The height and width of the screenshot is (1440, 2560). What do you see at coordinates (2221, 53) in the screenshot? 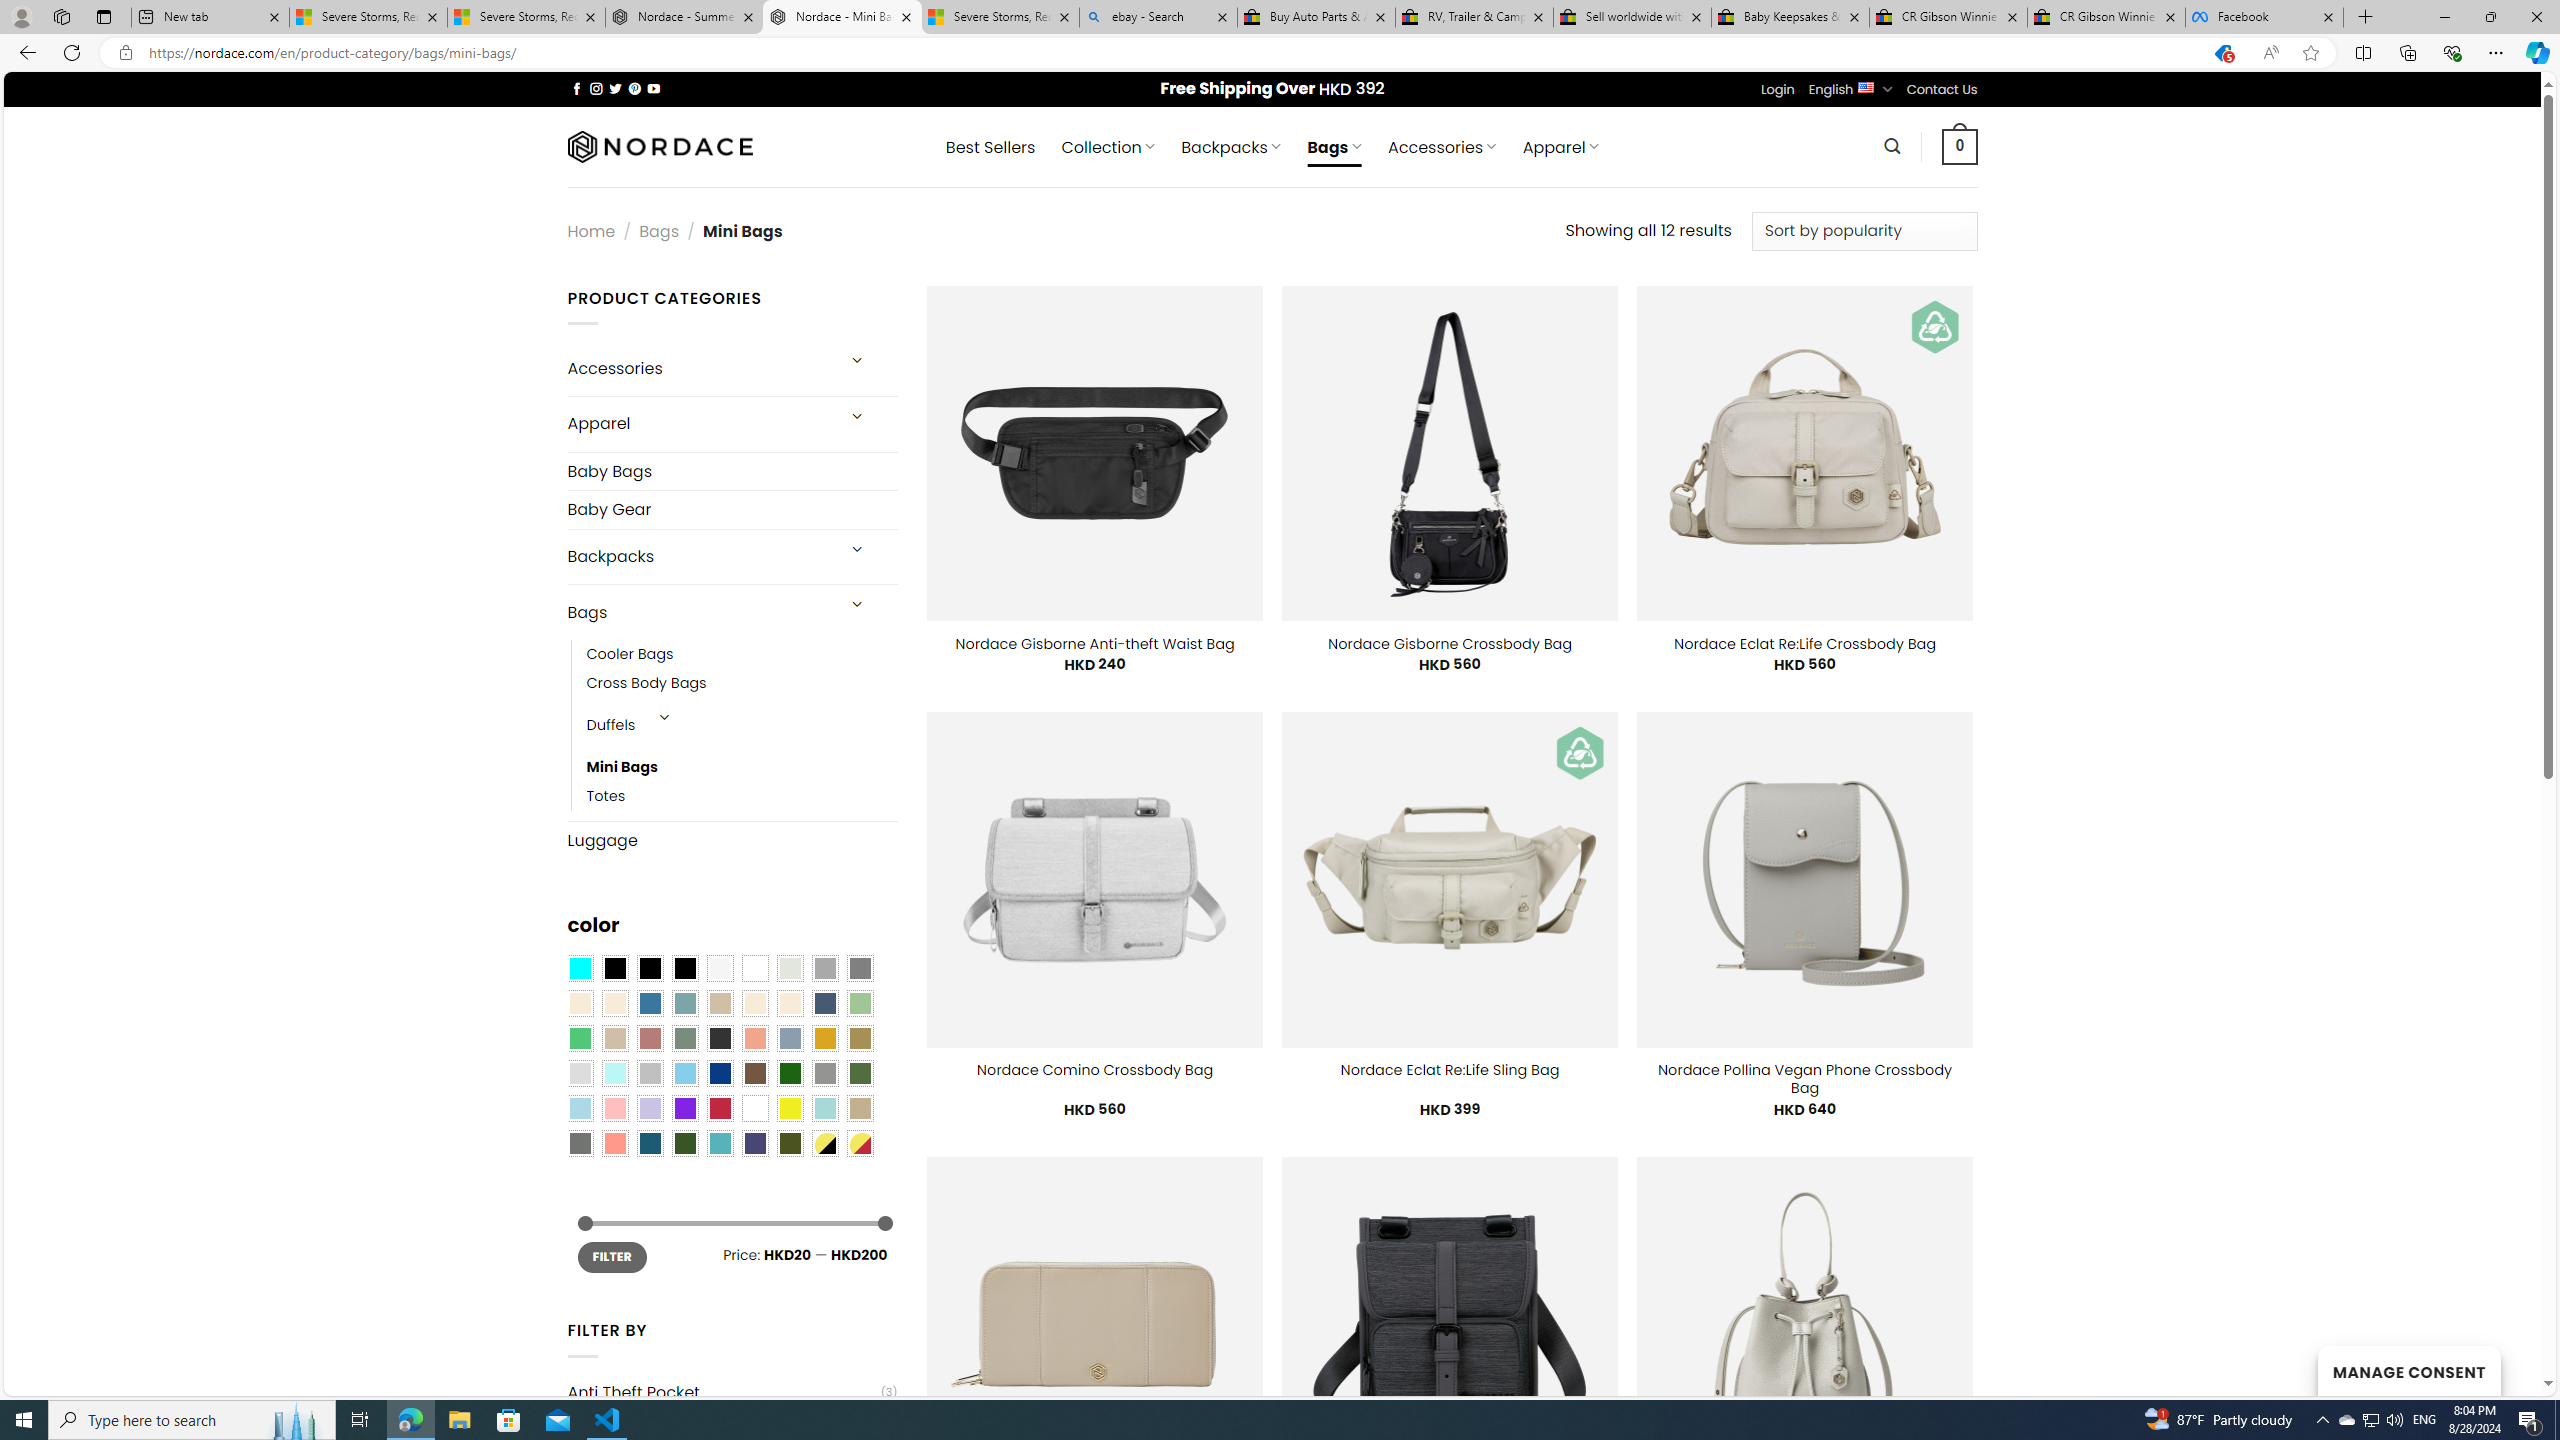
I see `'This site has coupons! Shopping in Microsoft Edge, 5'` at bounding box center [2221, 53].